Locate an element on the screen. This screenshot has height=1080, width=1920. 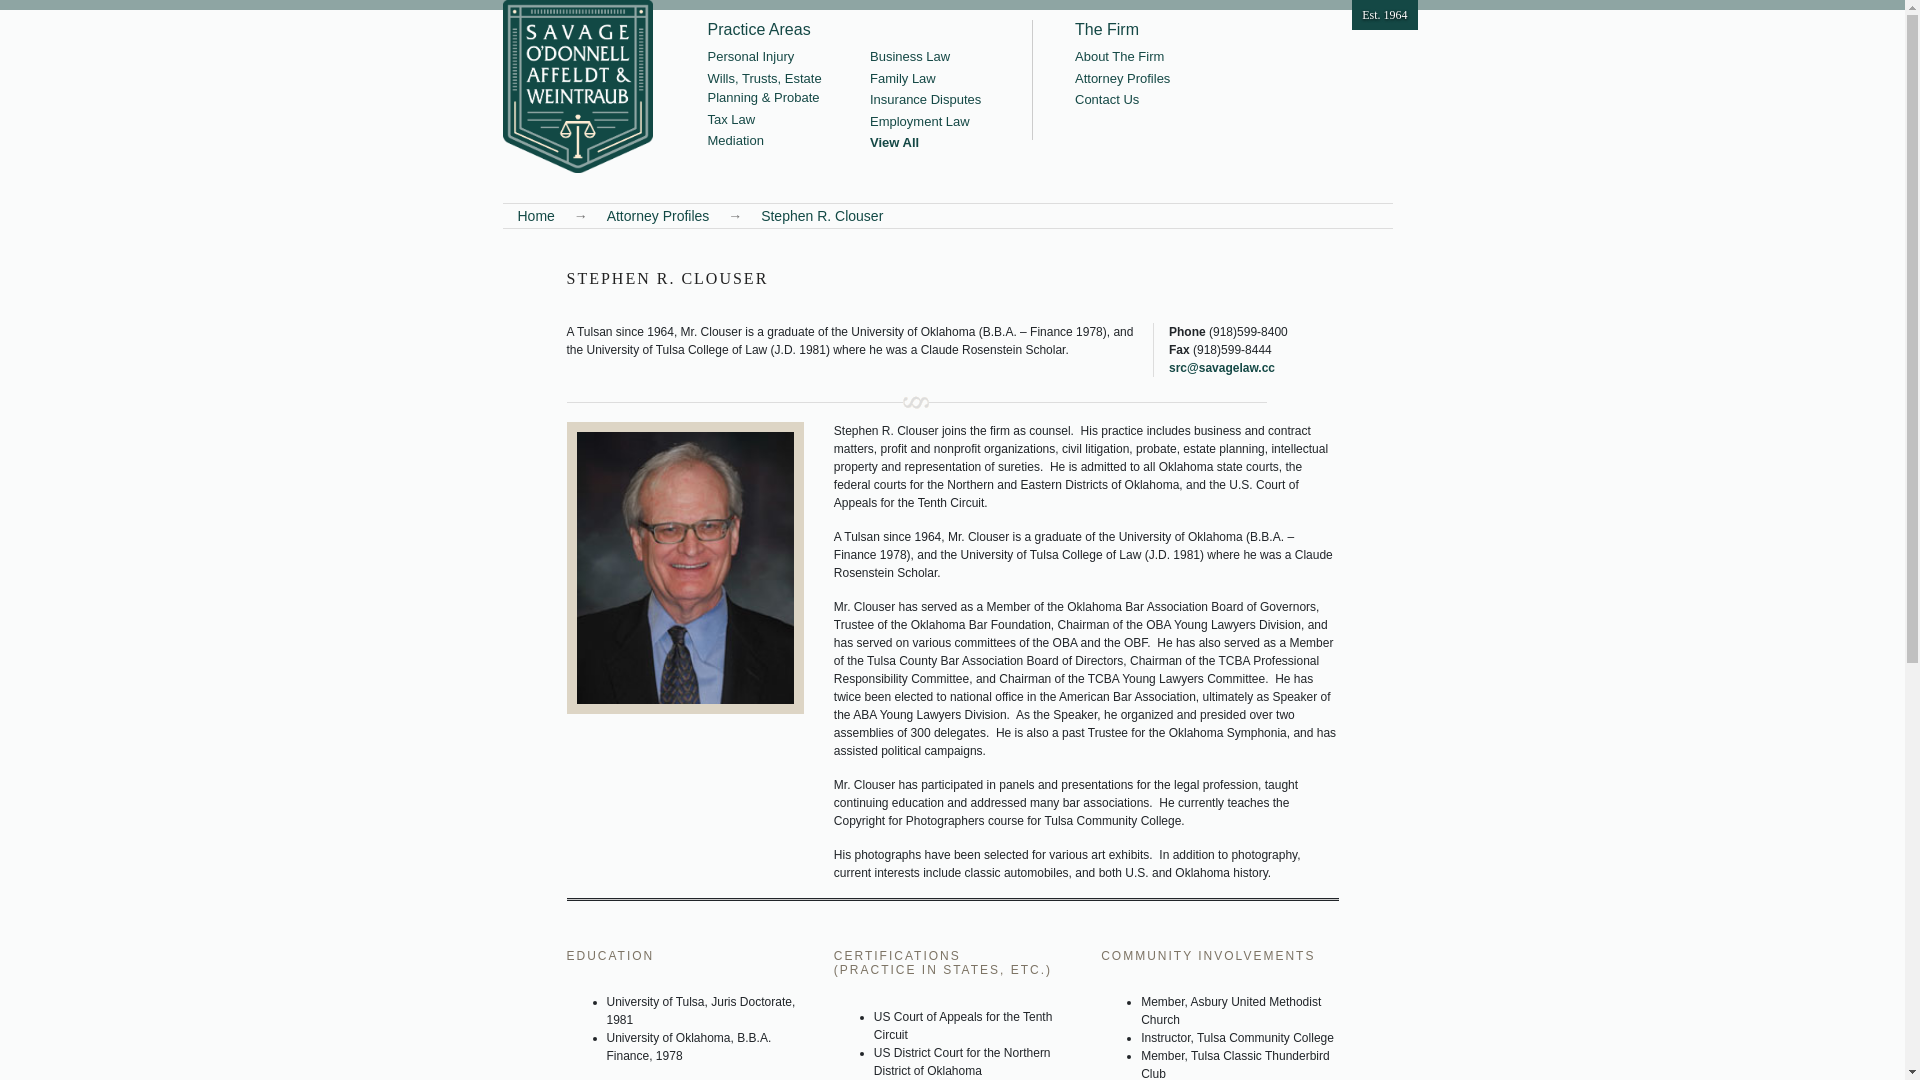
'Wills, Trusts, Estate Planning & Probate' is located at coordinates (708, 87).